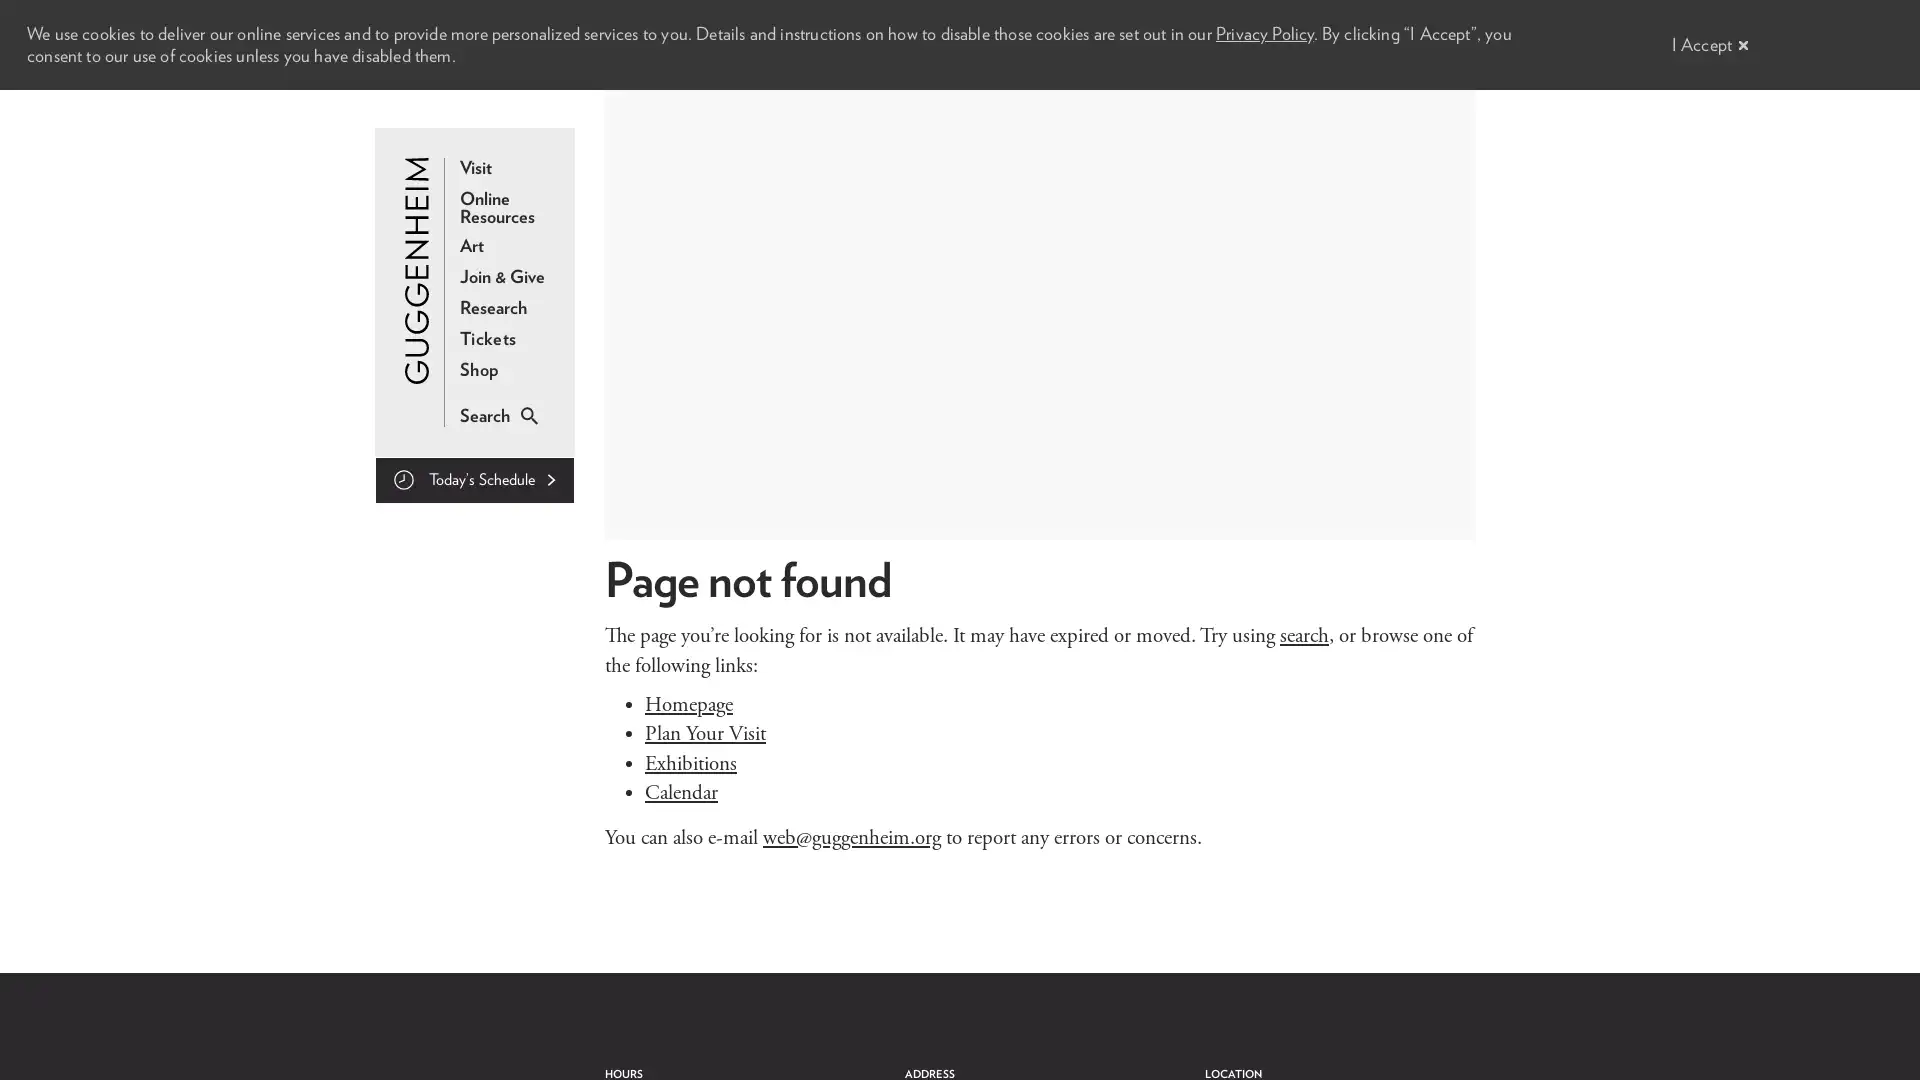 The height and width of the screenshot is (1080, 1920). What do you see at coordinates (502, 277) in the screenshot?
I see `Launch Join & Give Submenu Modal` at bounding box center [502, 277].